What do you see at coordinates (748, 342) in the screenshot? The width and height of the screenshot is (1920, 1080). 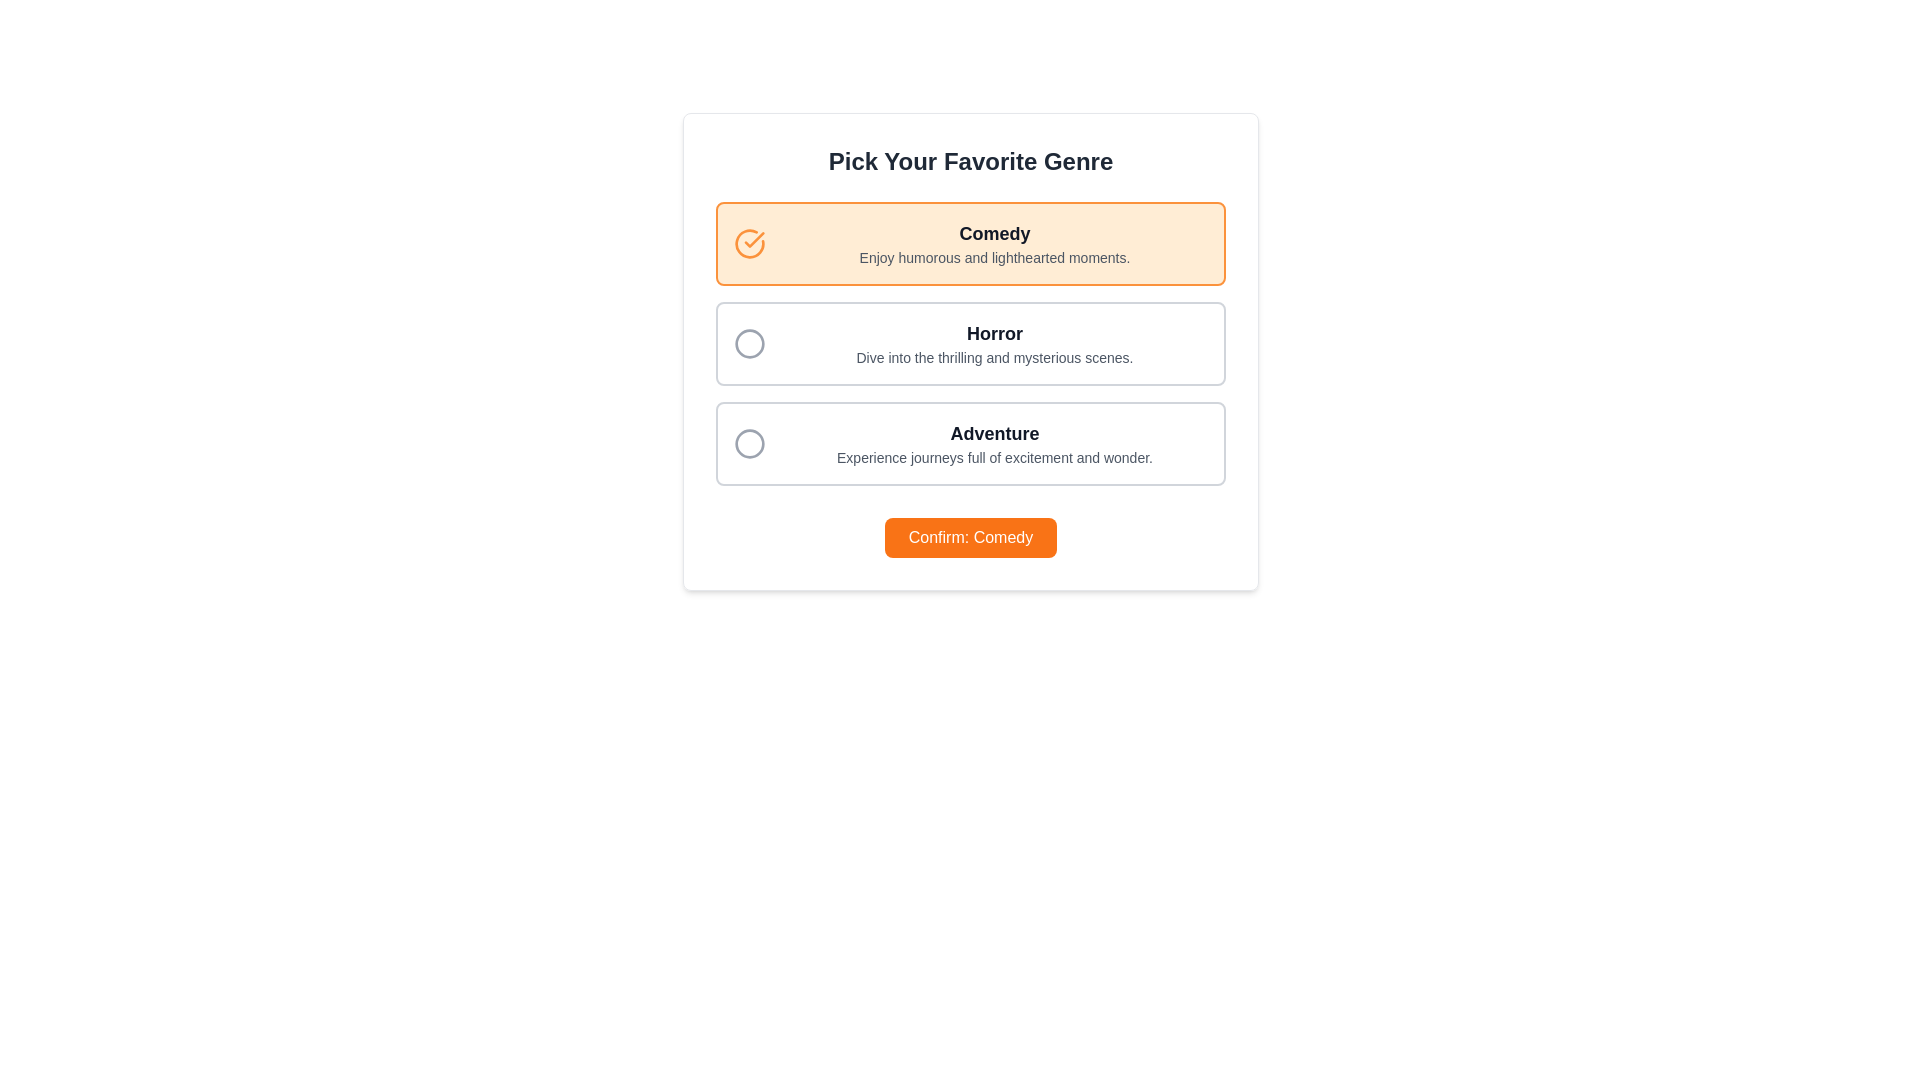 I see `the circular icon with a gray outline located to the left of the 'Horror' genre option, which is the second circular icon from the top in the list of genre options` at bounding box center [748, 342].